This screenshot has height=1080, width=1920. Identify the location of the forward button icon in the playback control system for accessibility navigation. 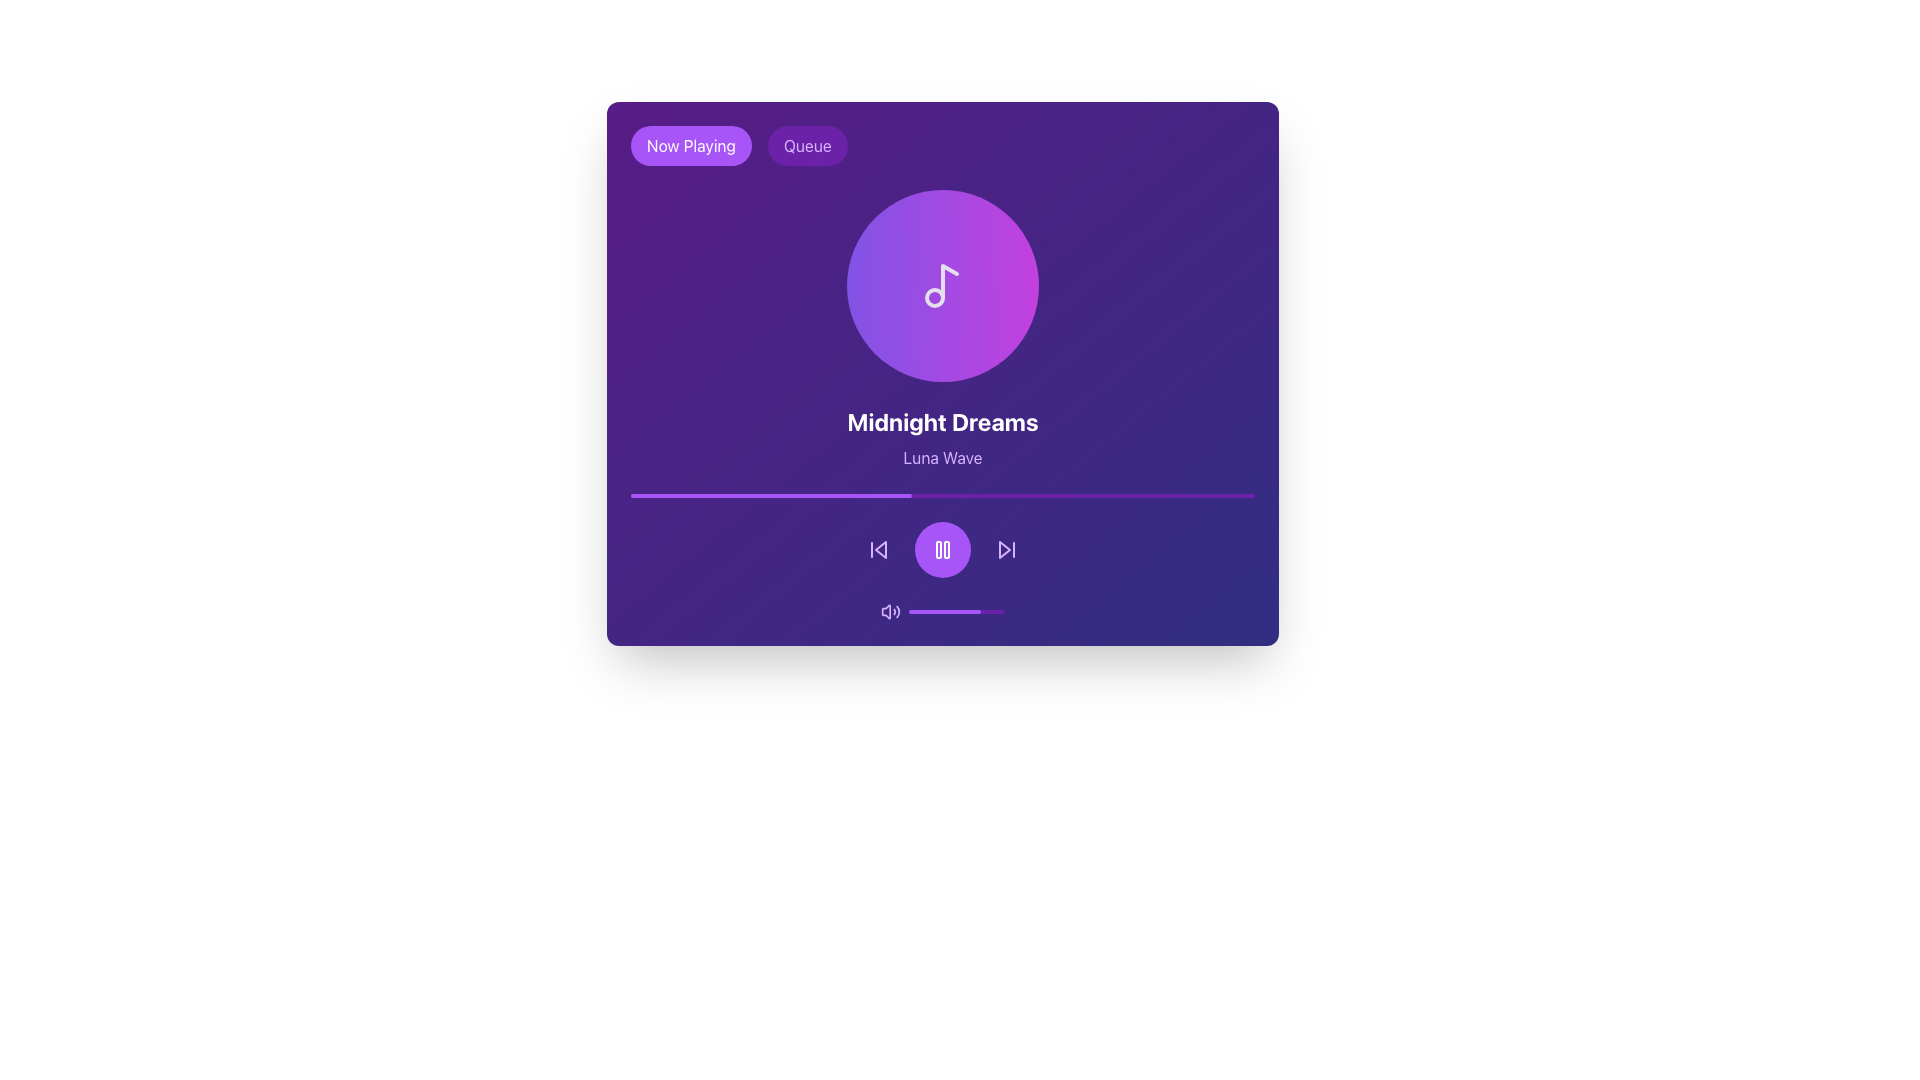
(1004, 550).